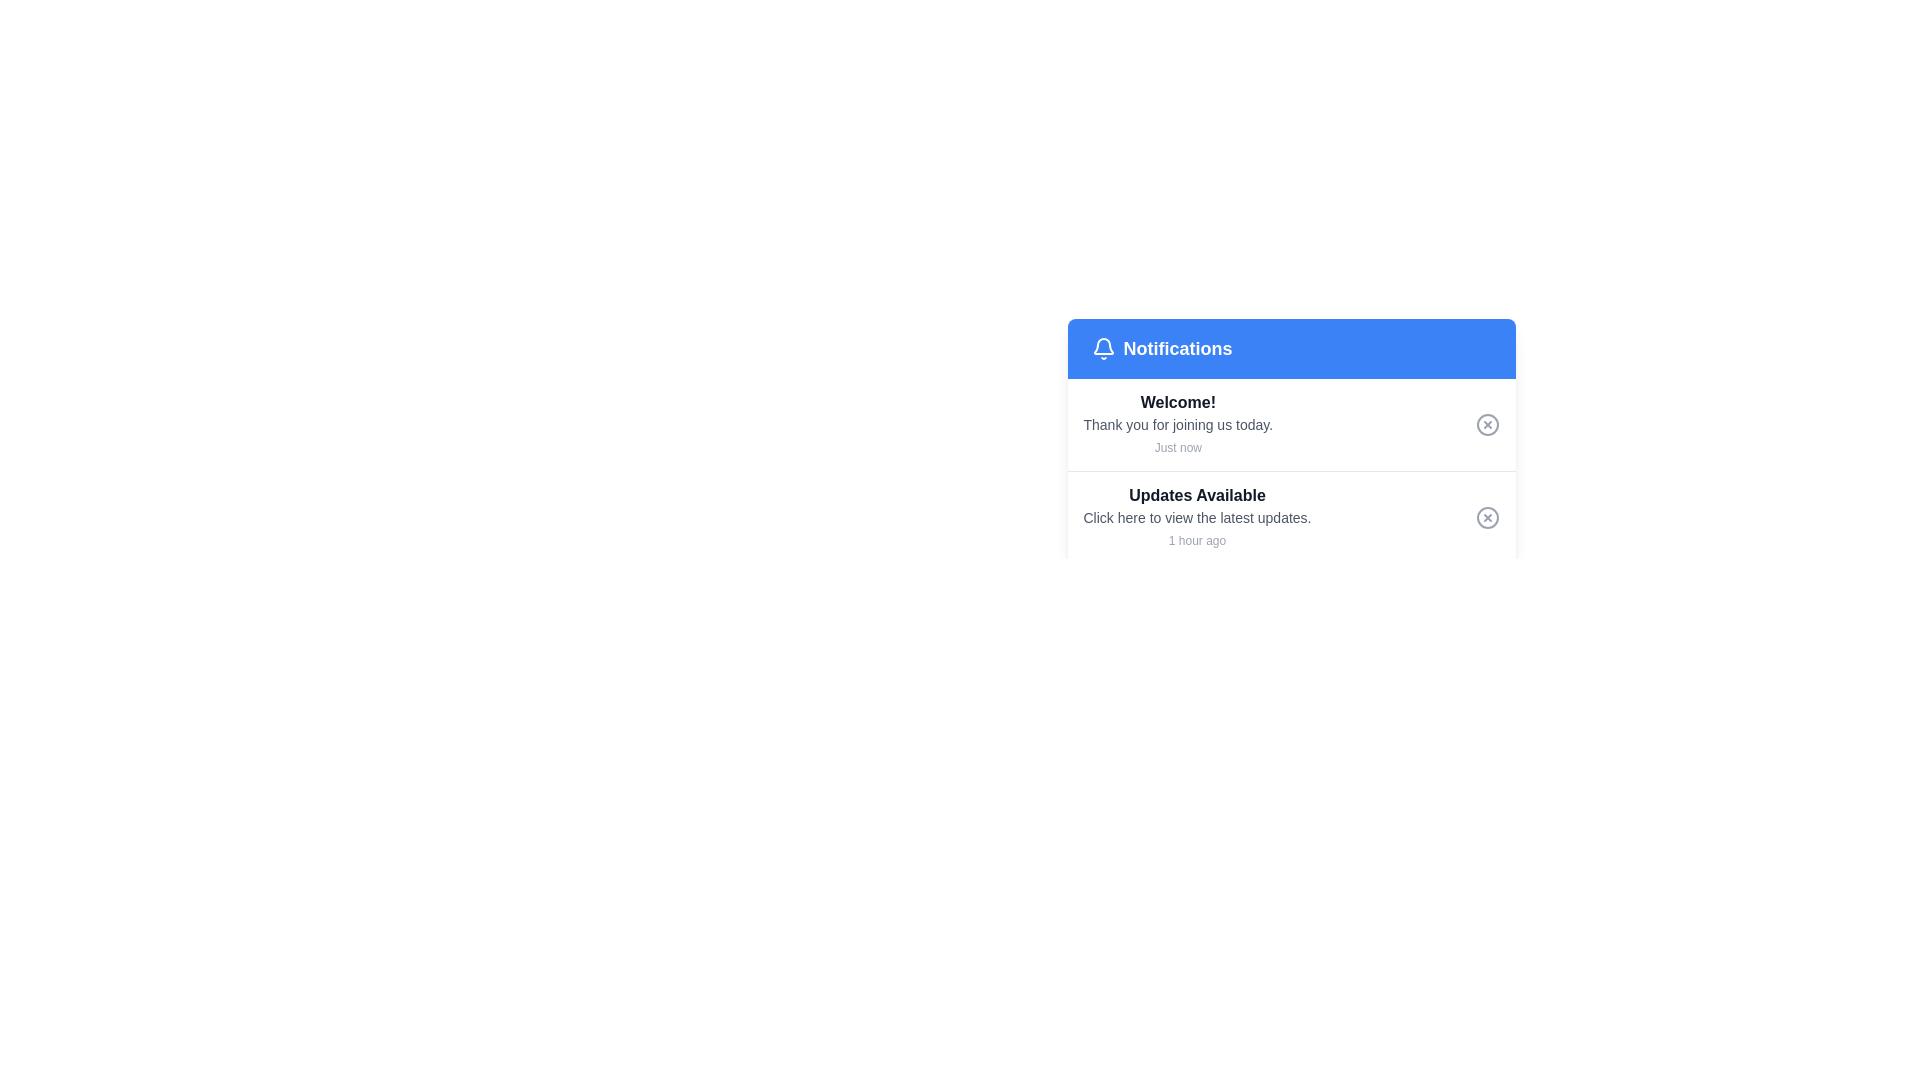  I want to click on the Notification List Item that displays 'Updates Available' with the description 'Click here, so click(1291, 516).